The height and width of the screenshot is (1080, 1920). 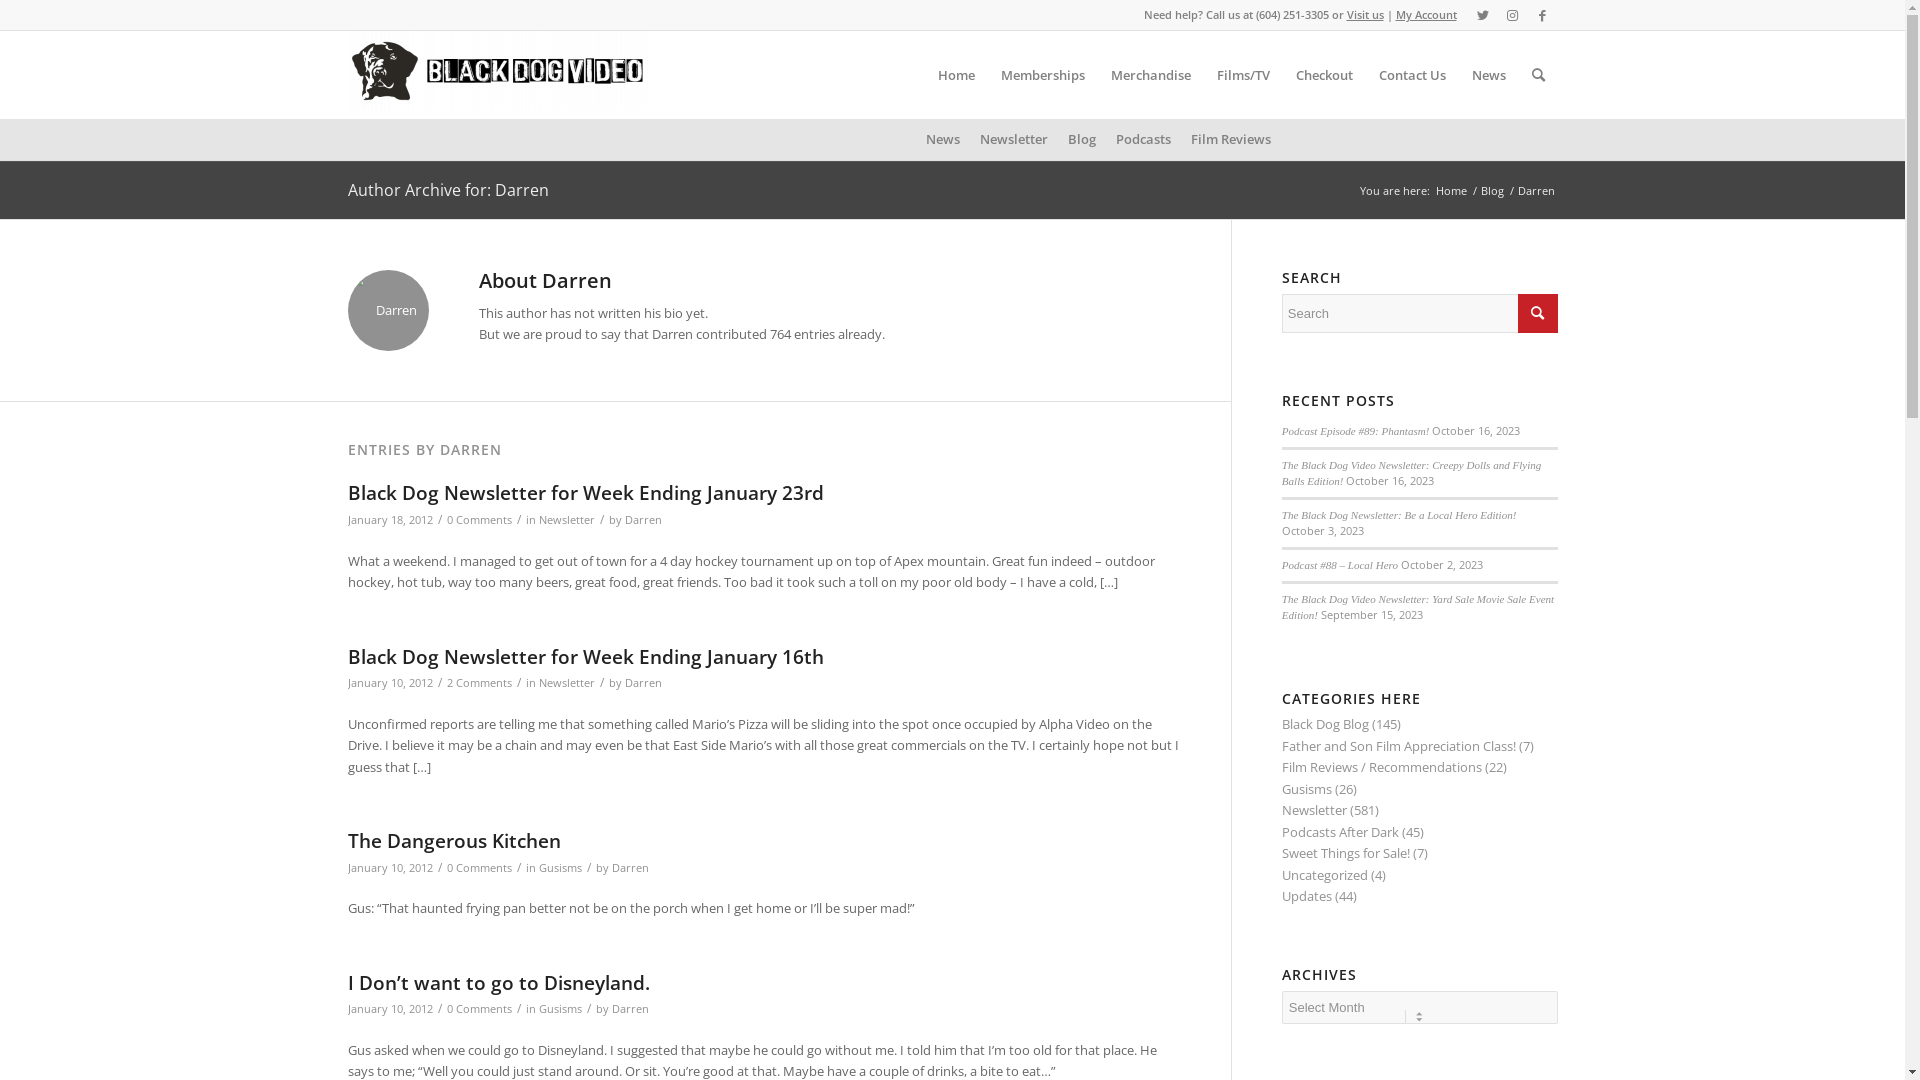 What do you see at coordinates (1151, 73) in the screenshot?
I see `'Merchandise'` at bounding box center [1151, 73].